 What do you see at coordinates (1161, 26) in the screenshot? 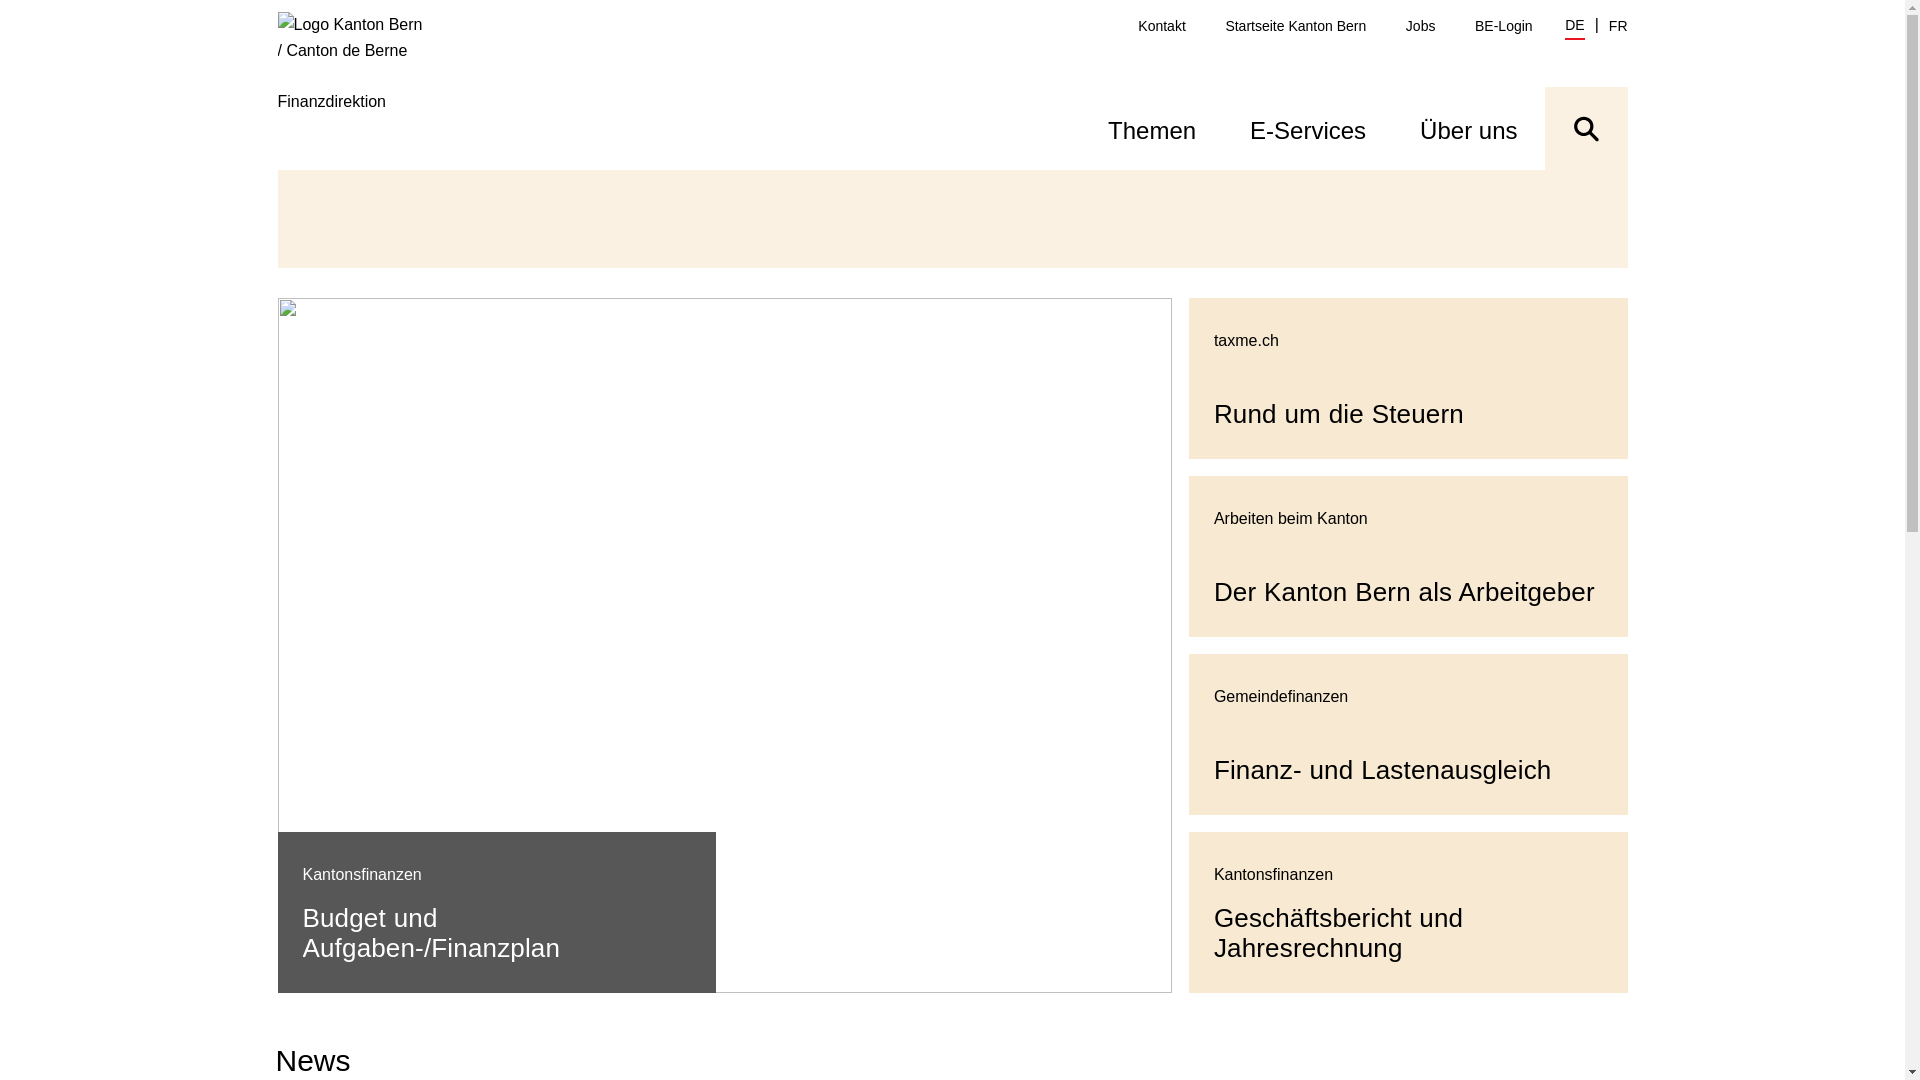
I see `'Kontakt'` at bounding box center [1161, 26].